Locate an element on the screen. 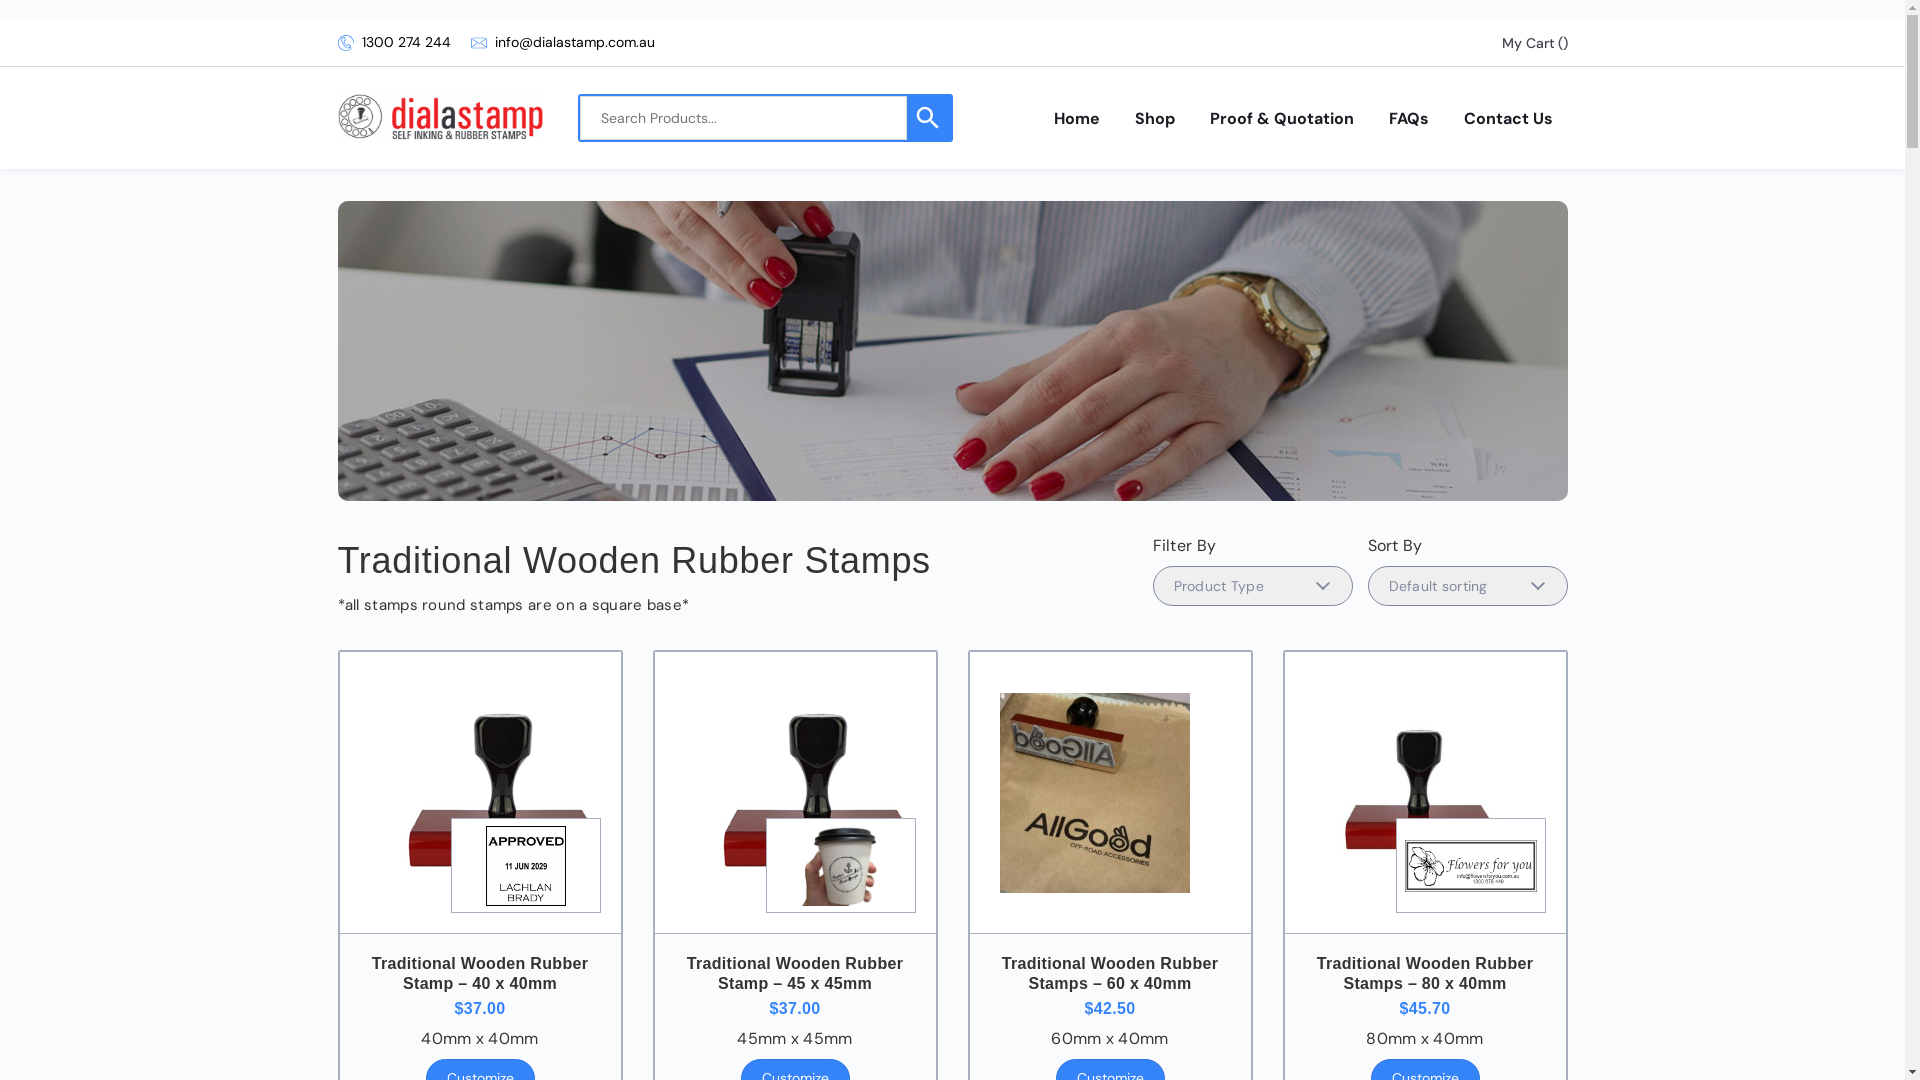 The height and width of the screenshot is (1080, 1920). 'FAQs' is located at coordinates (1406, 118).